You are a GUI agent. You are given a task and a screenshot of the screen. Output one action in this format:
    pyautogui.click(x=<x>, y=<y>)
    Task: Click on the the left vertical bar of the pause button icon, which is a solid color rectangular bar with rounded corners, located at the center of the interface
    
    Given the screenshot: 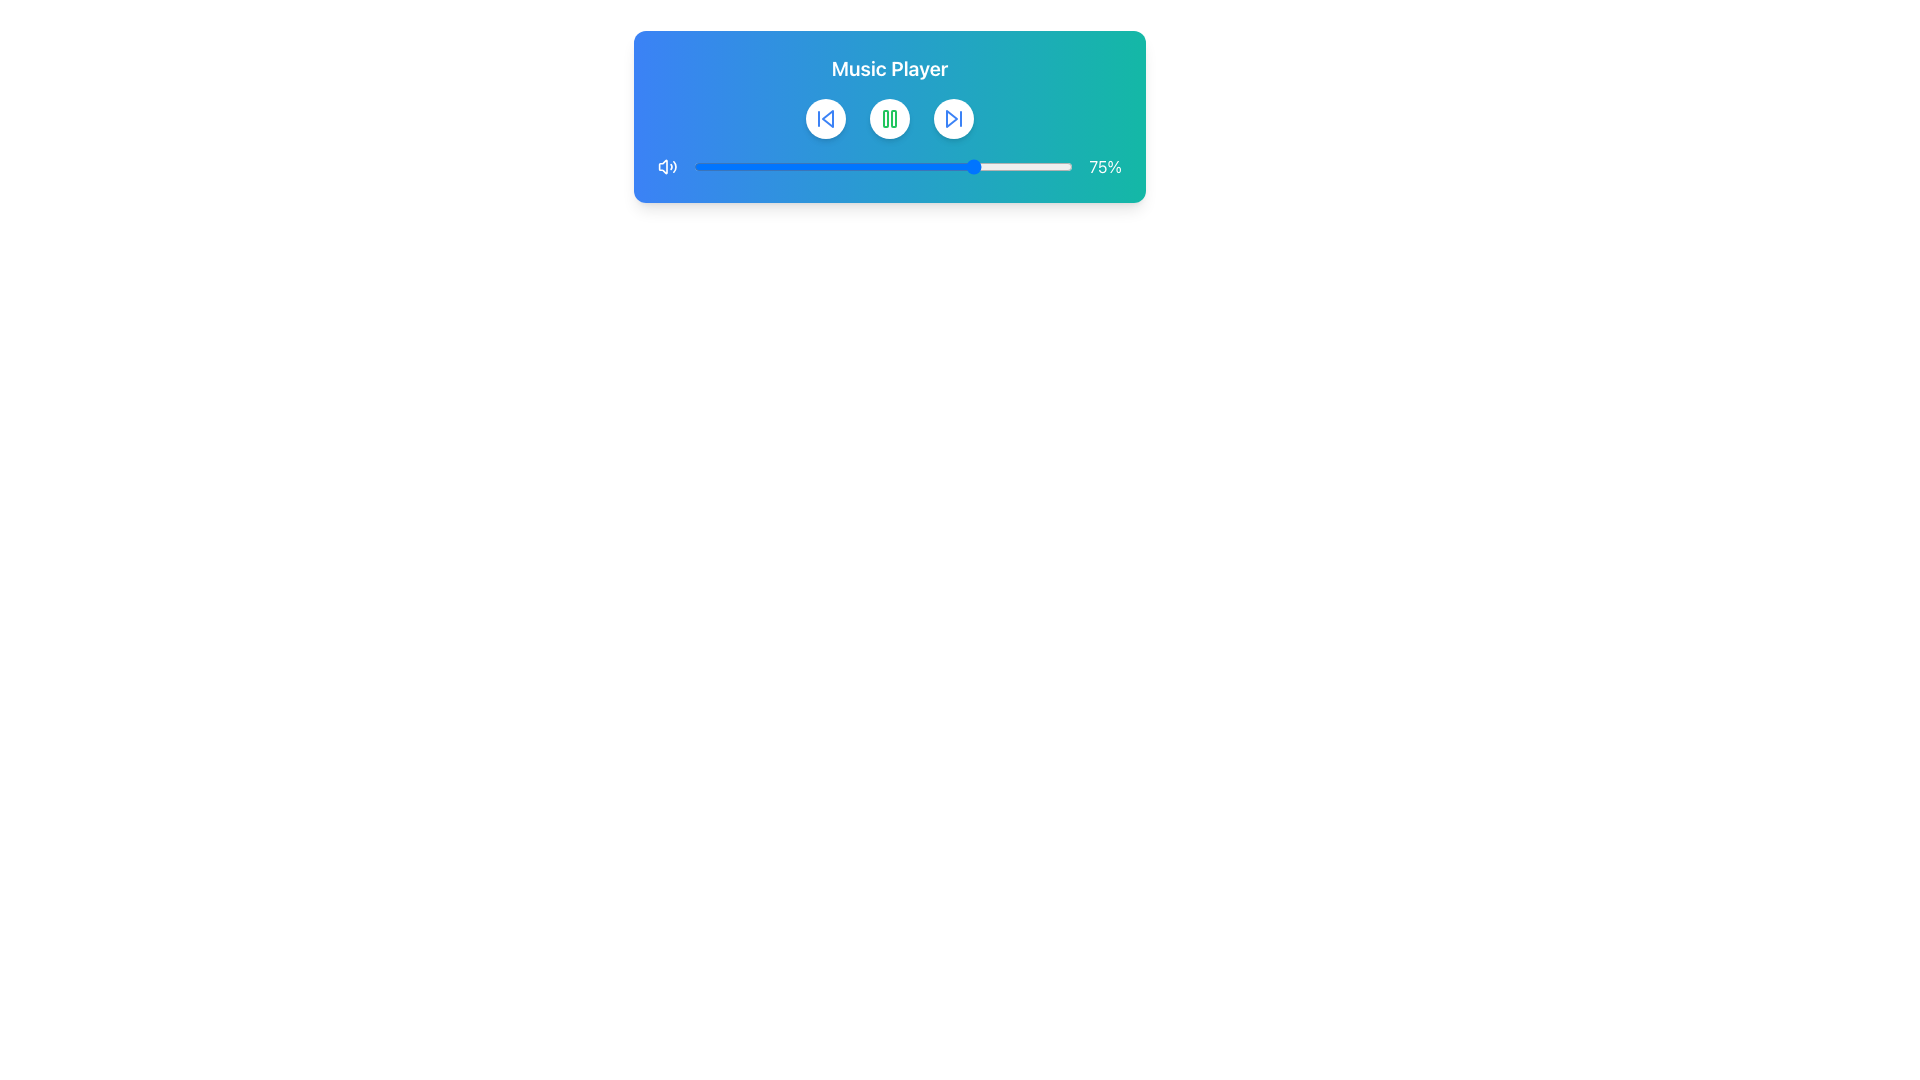 What is the action you would take?
    pyautogui.click(x=885, y=119)
    